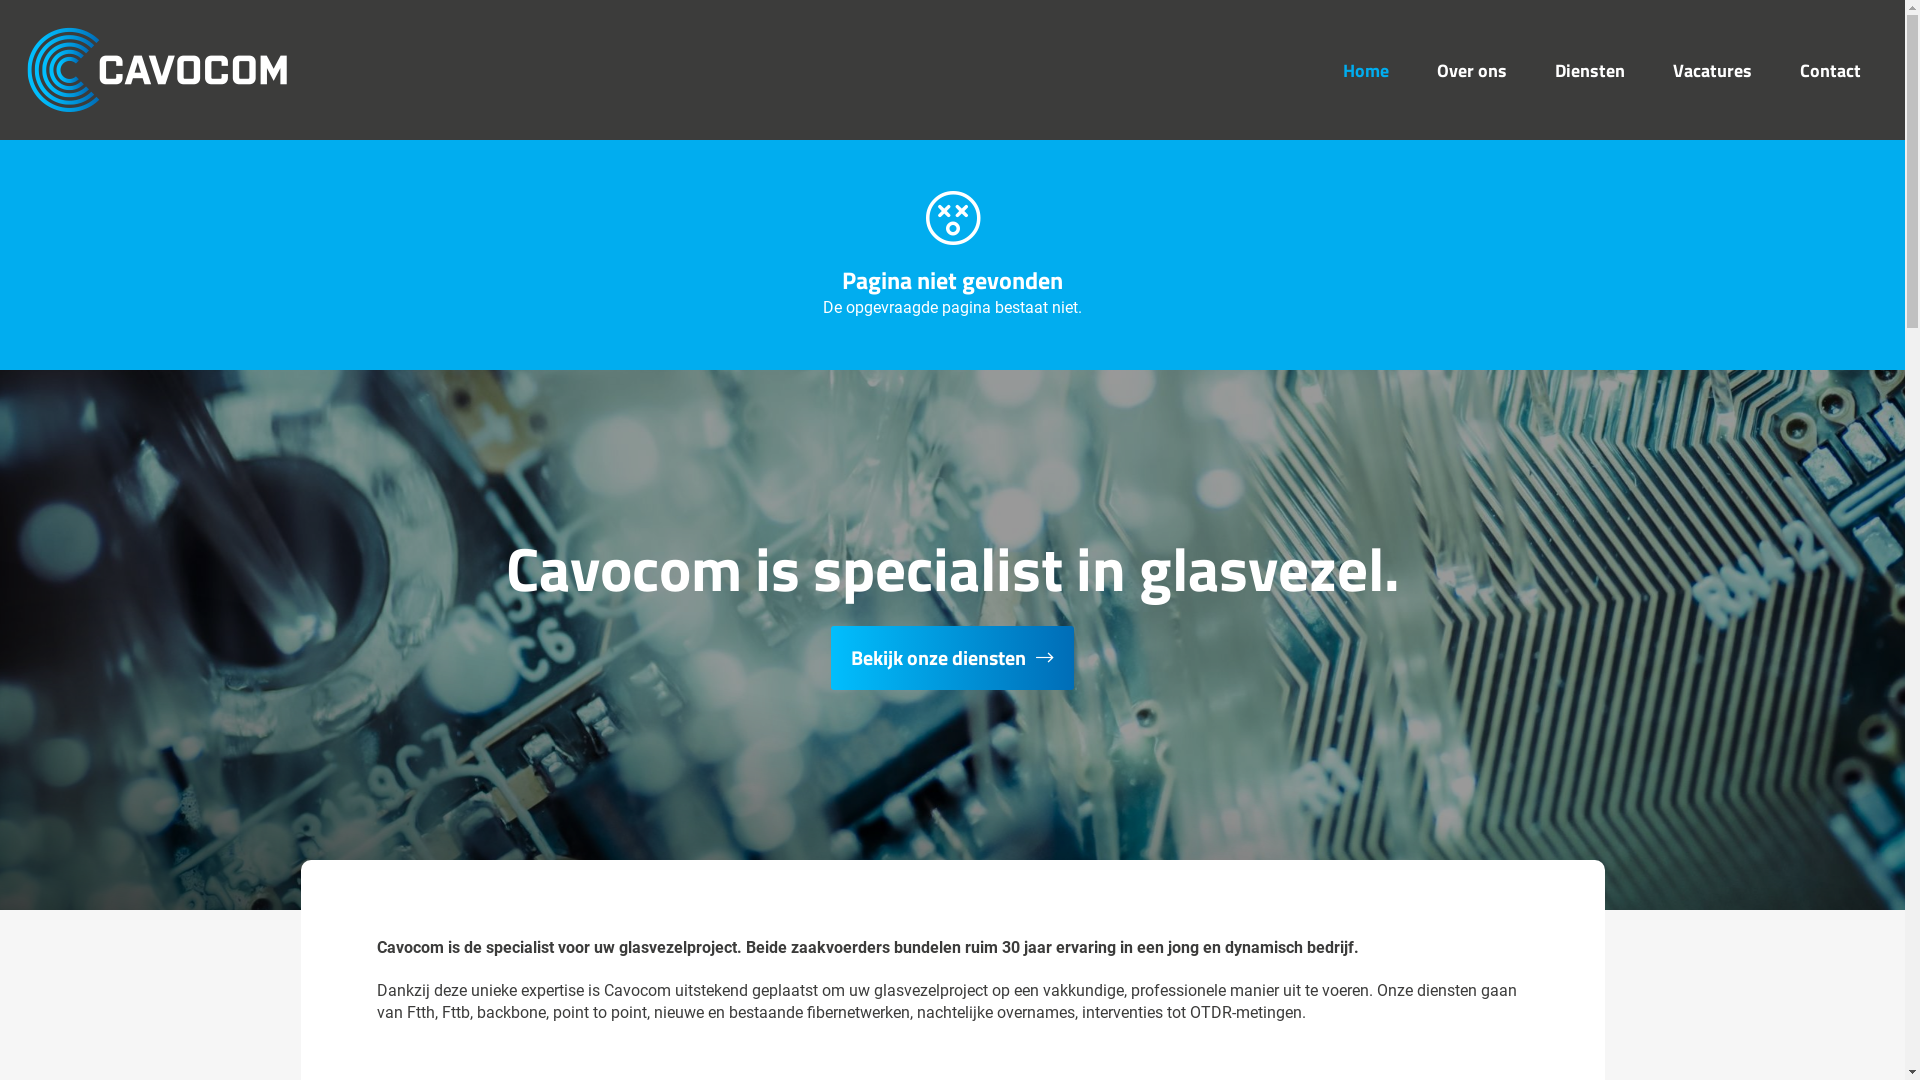 The height and width of the screenshot is (1080, 1920). I want to click on 'Over ons', so click(1472, 68).